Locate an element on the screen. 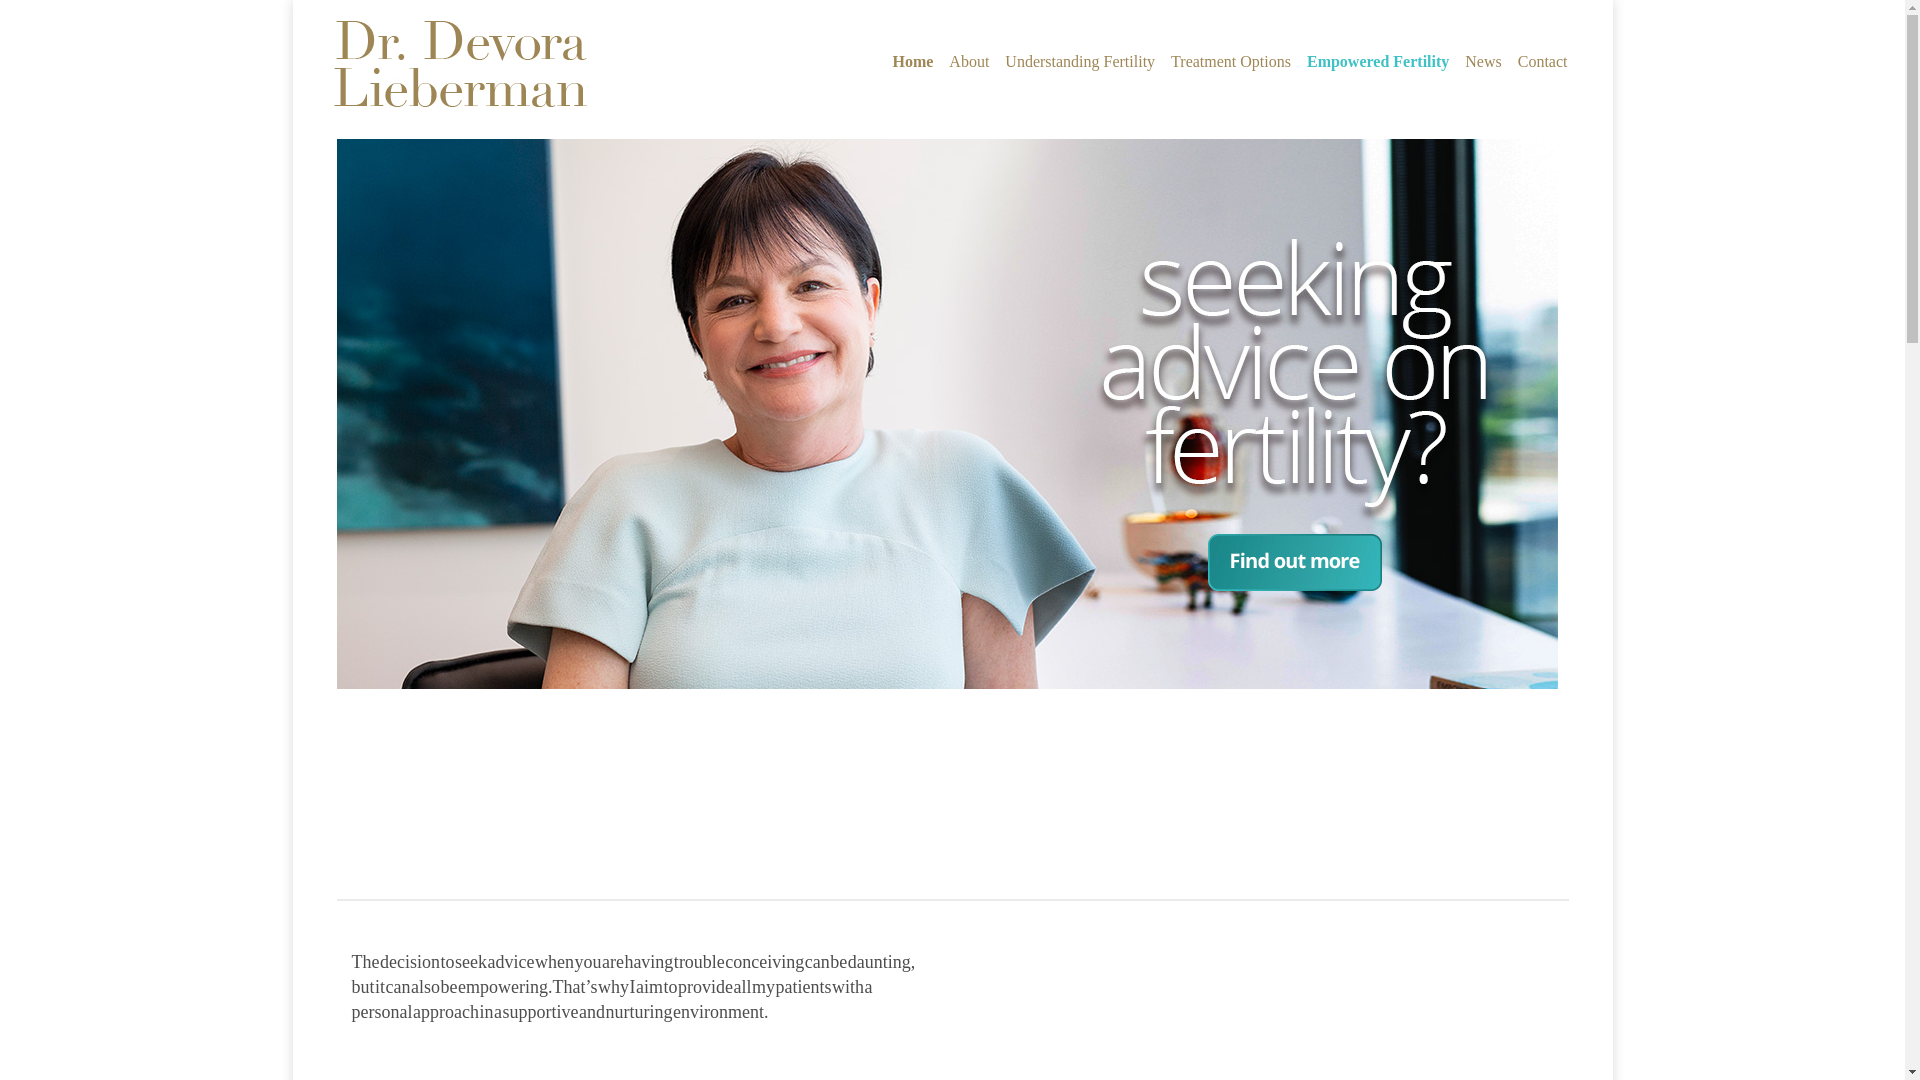 Image resolution: width=1920 pixels, height=1080 pixels. 'News' is located at coordinates (1483, 61).